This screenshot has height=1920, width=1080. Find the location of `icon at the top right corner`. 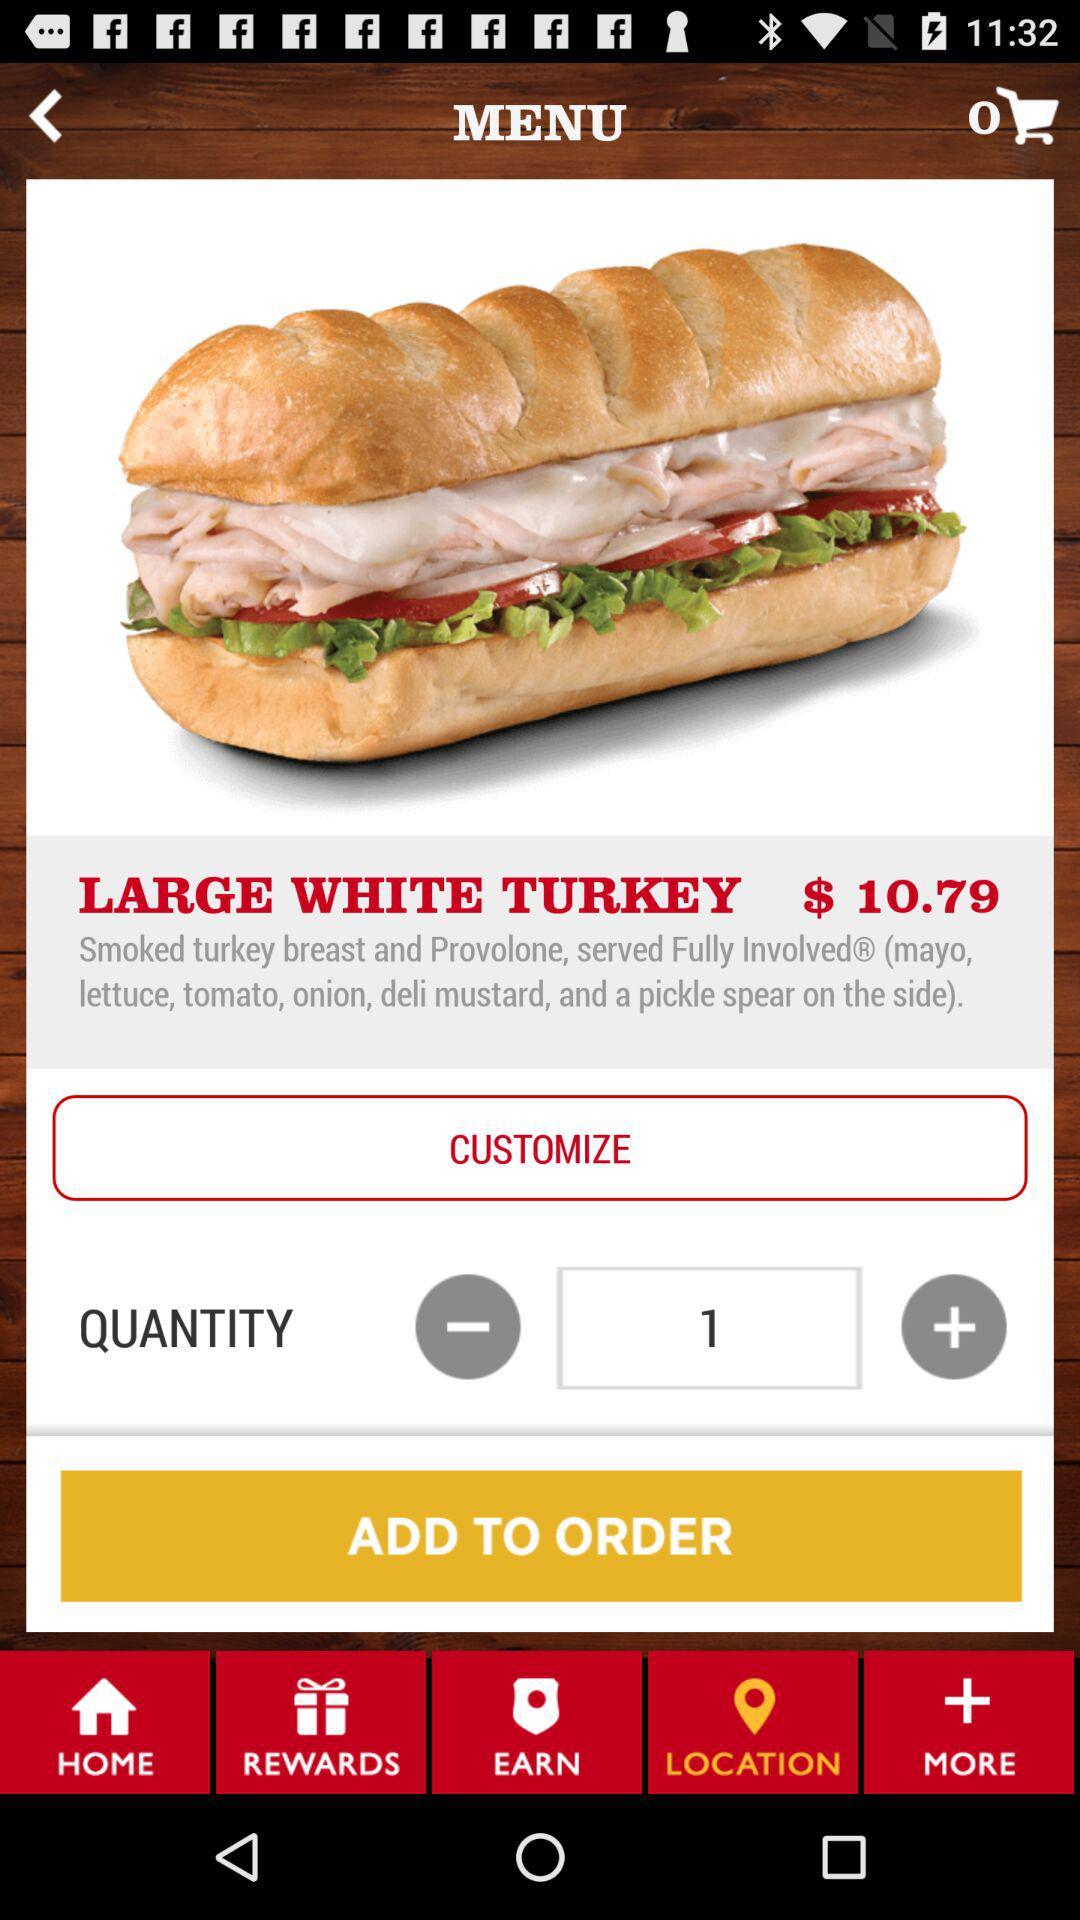

icon at the top right corner is located at coordinates (1023, 114).